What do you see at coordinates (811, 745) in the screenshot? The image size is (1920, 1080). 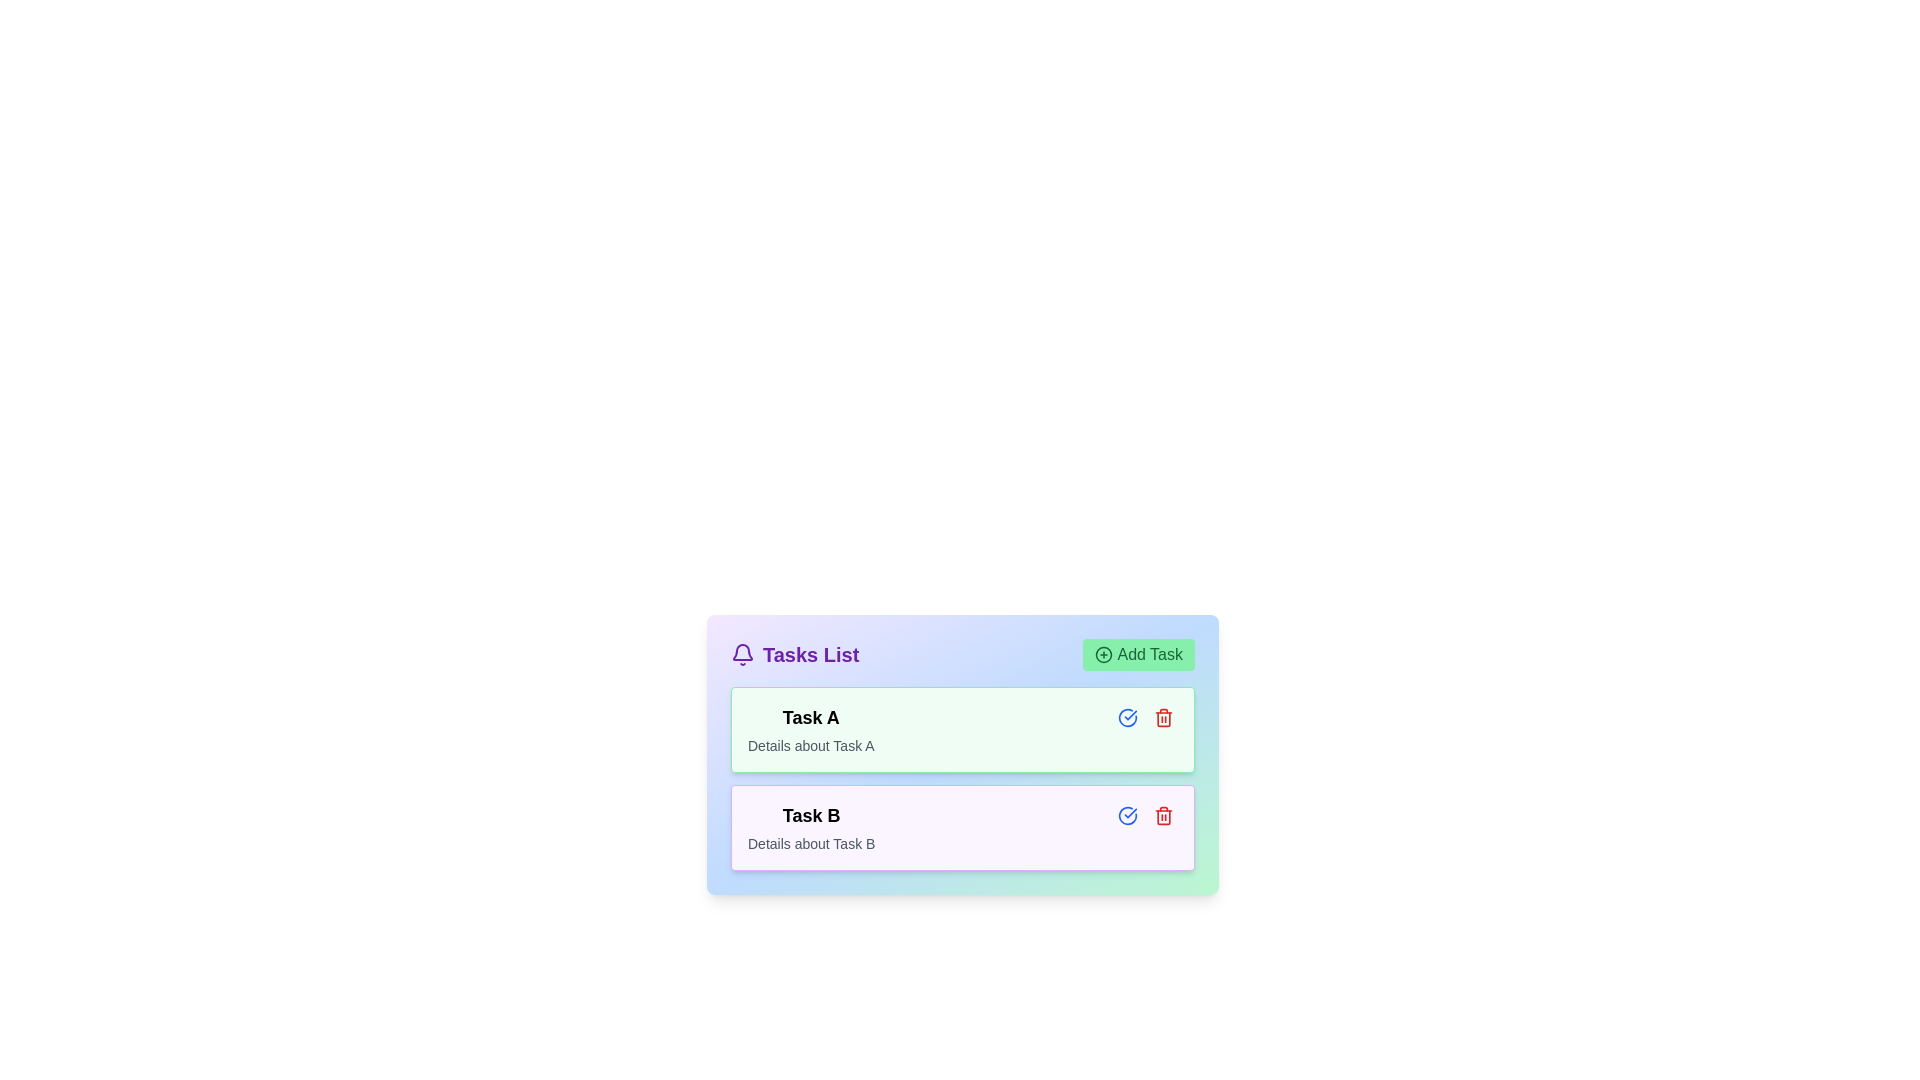 I see `the static text content that says 'Details about Task A', which is located directly below the title 'Task A' within the highlighted task card` at bounding box center [811, 745].